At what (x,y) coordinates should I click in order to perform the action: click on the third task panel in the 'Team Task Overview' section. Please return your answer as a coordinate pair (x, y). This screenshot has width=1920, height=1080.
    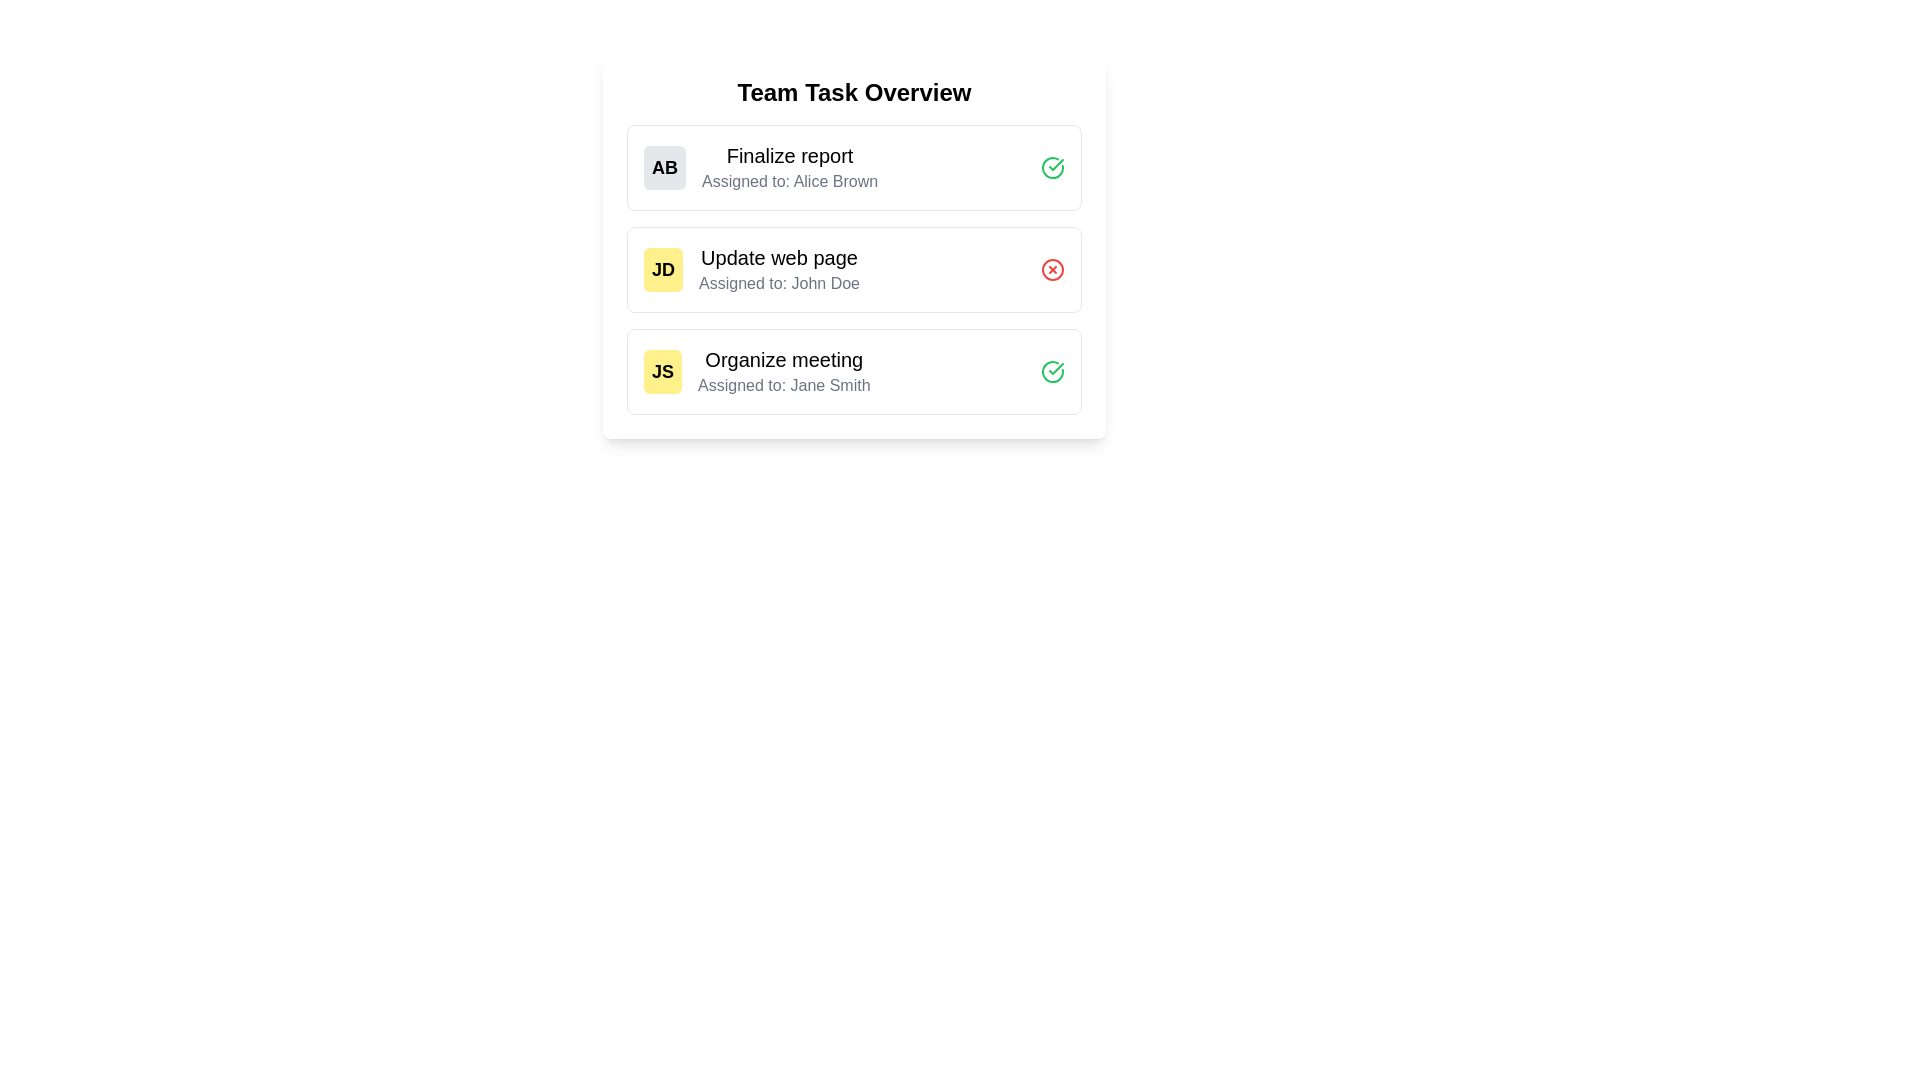
    Looking at the image, I should click on (854, 371).